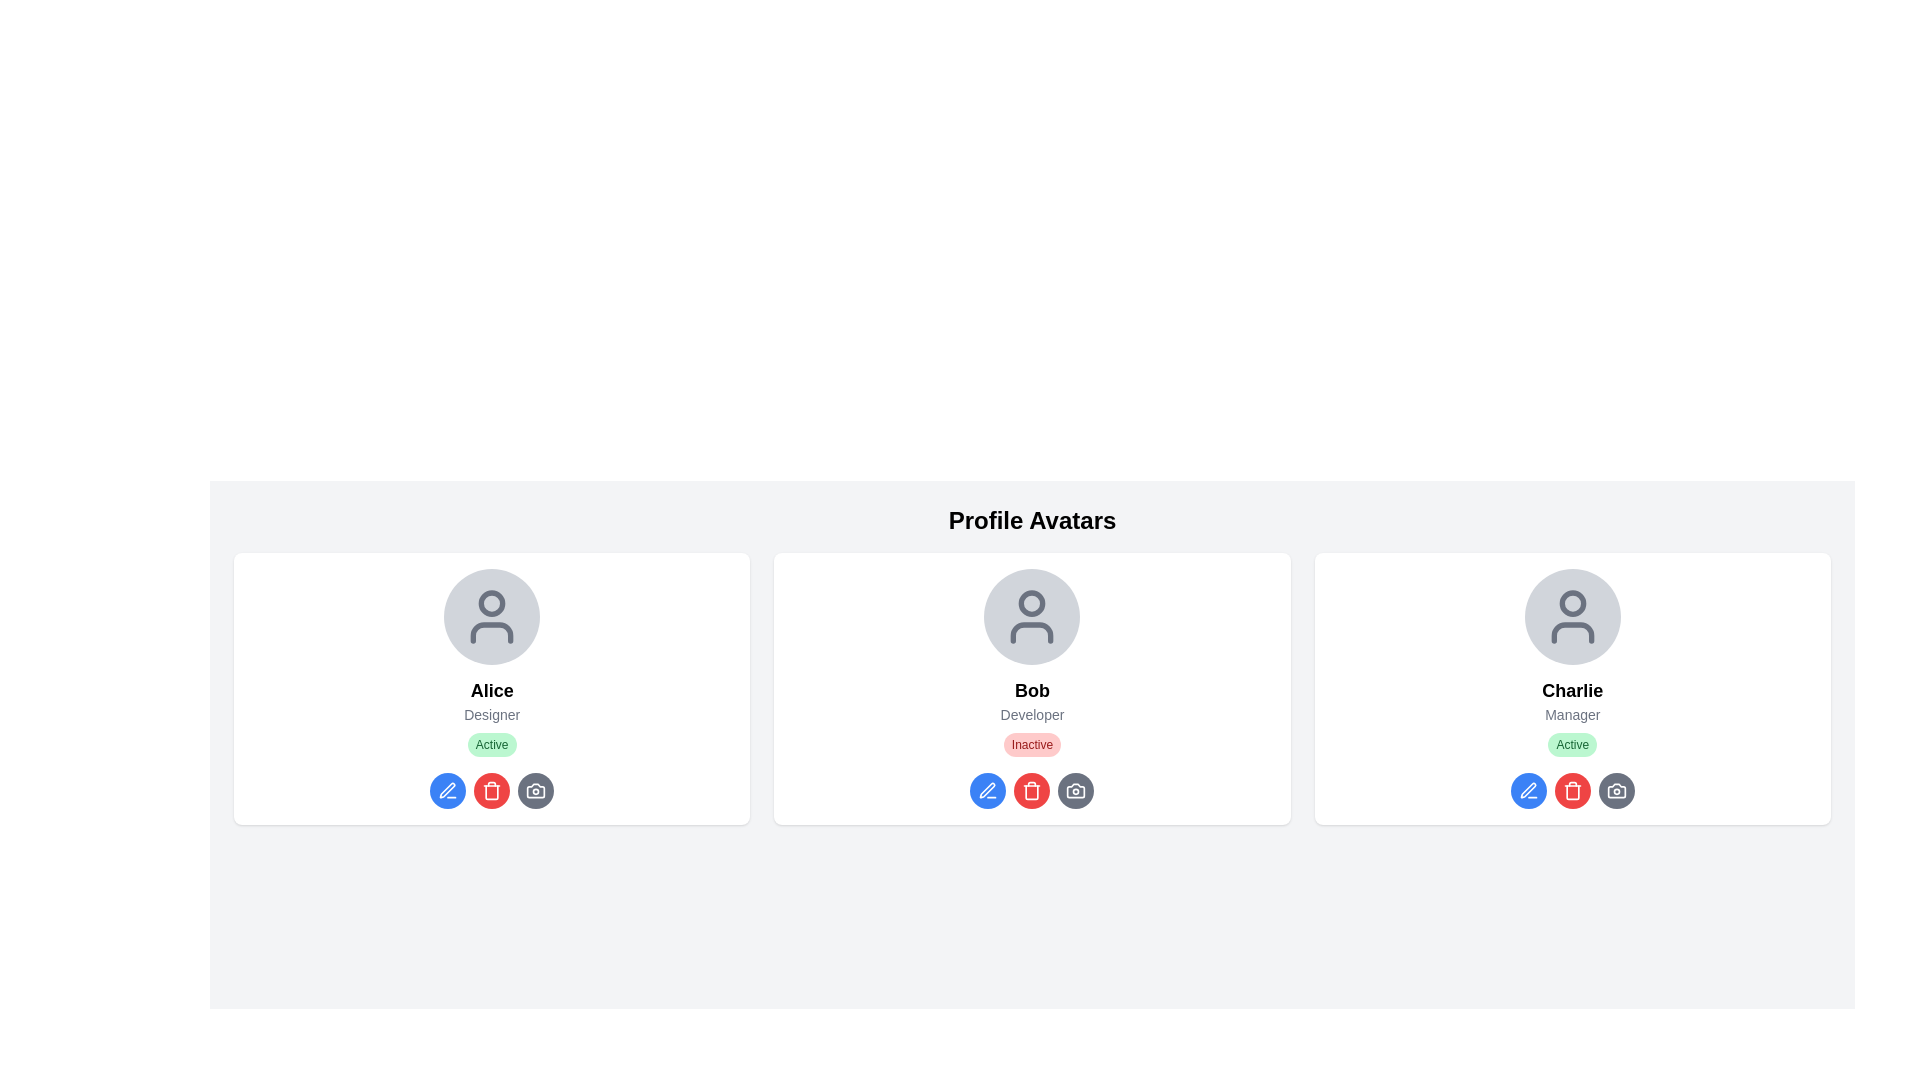  What do you see at coordinates (1032, 616) in the screenshot?
I see `the profile avatar icon located in the middle profile card above the name 'Bob' and the role 'Developer'` at bounding box center [1032, 616].